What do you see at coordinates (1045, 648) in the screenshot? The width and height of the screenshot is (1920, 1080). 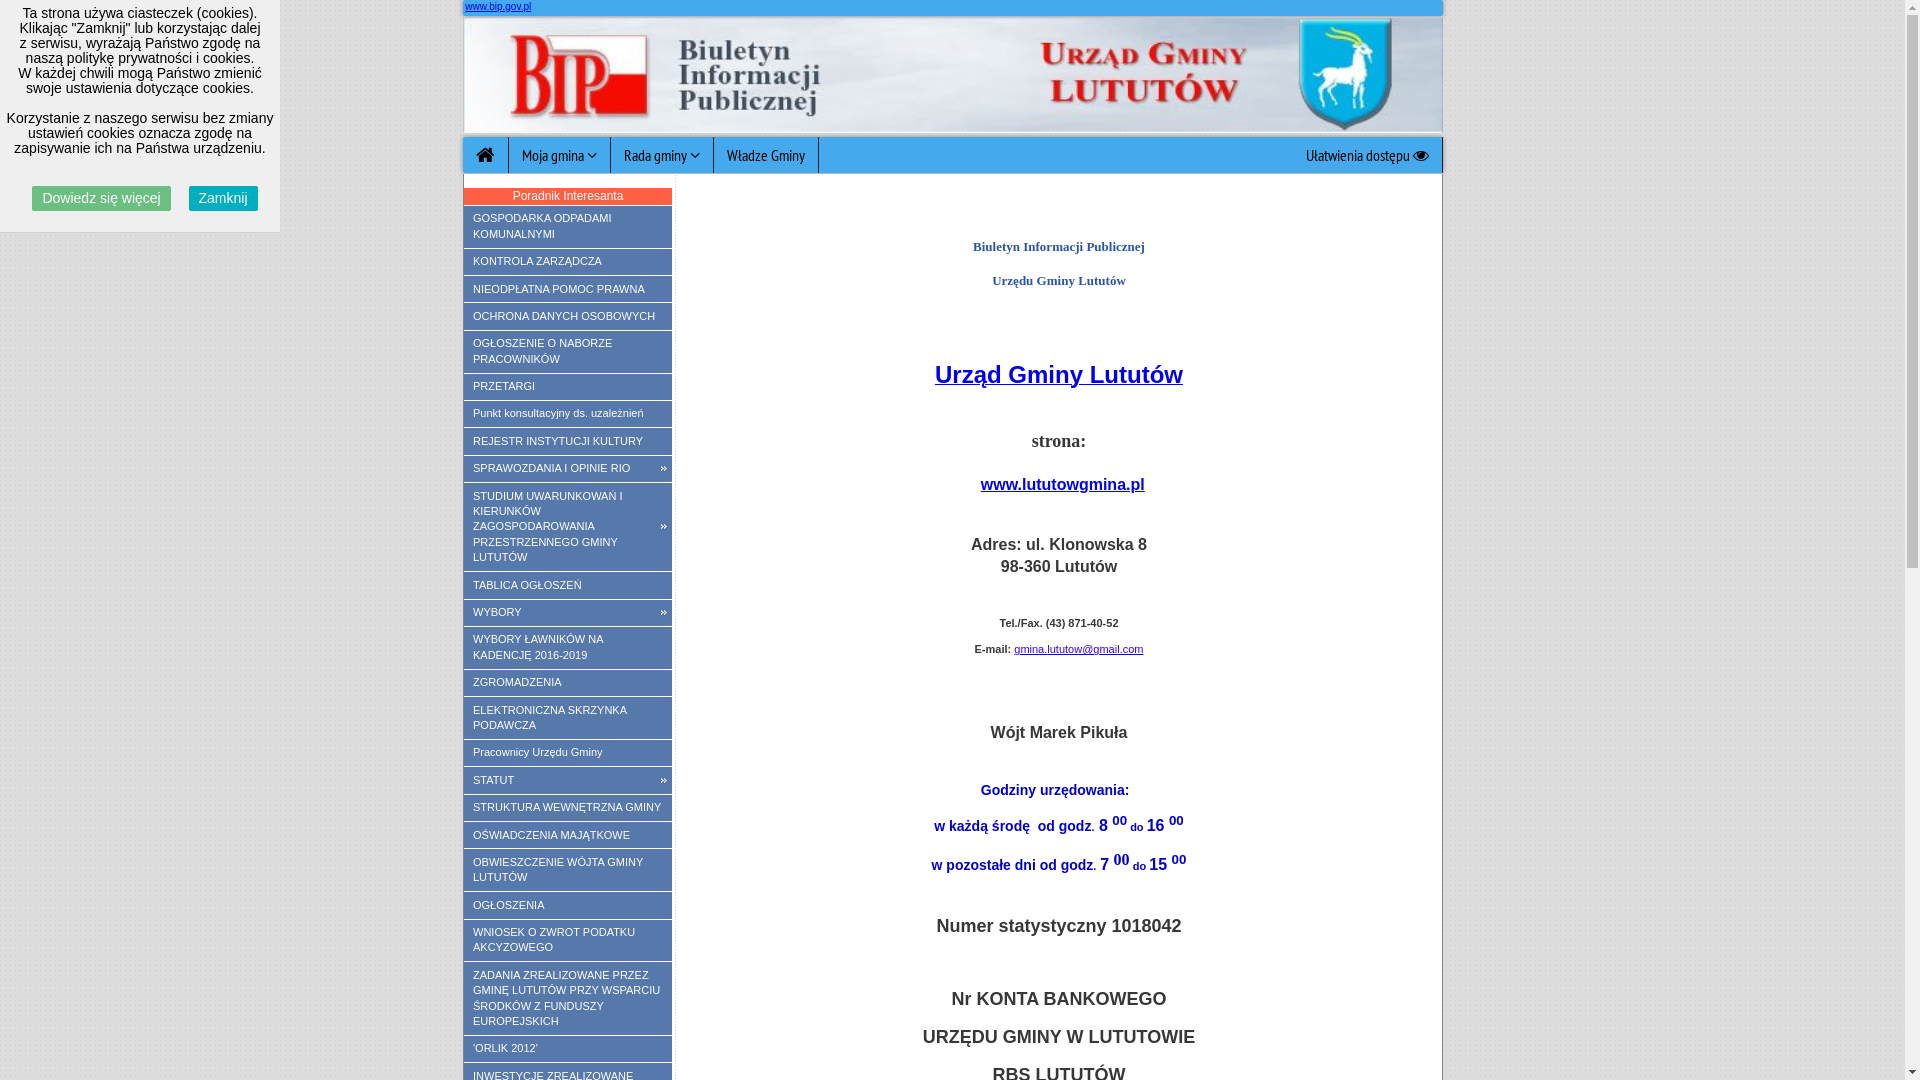 I see `'lututow@g'` at bounding box center [1045, 648].